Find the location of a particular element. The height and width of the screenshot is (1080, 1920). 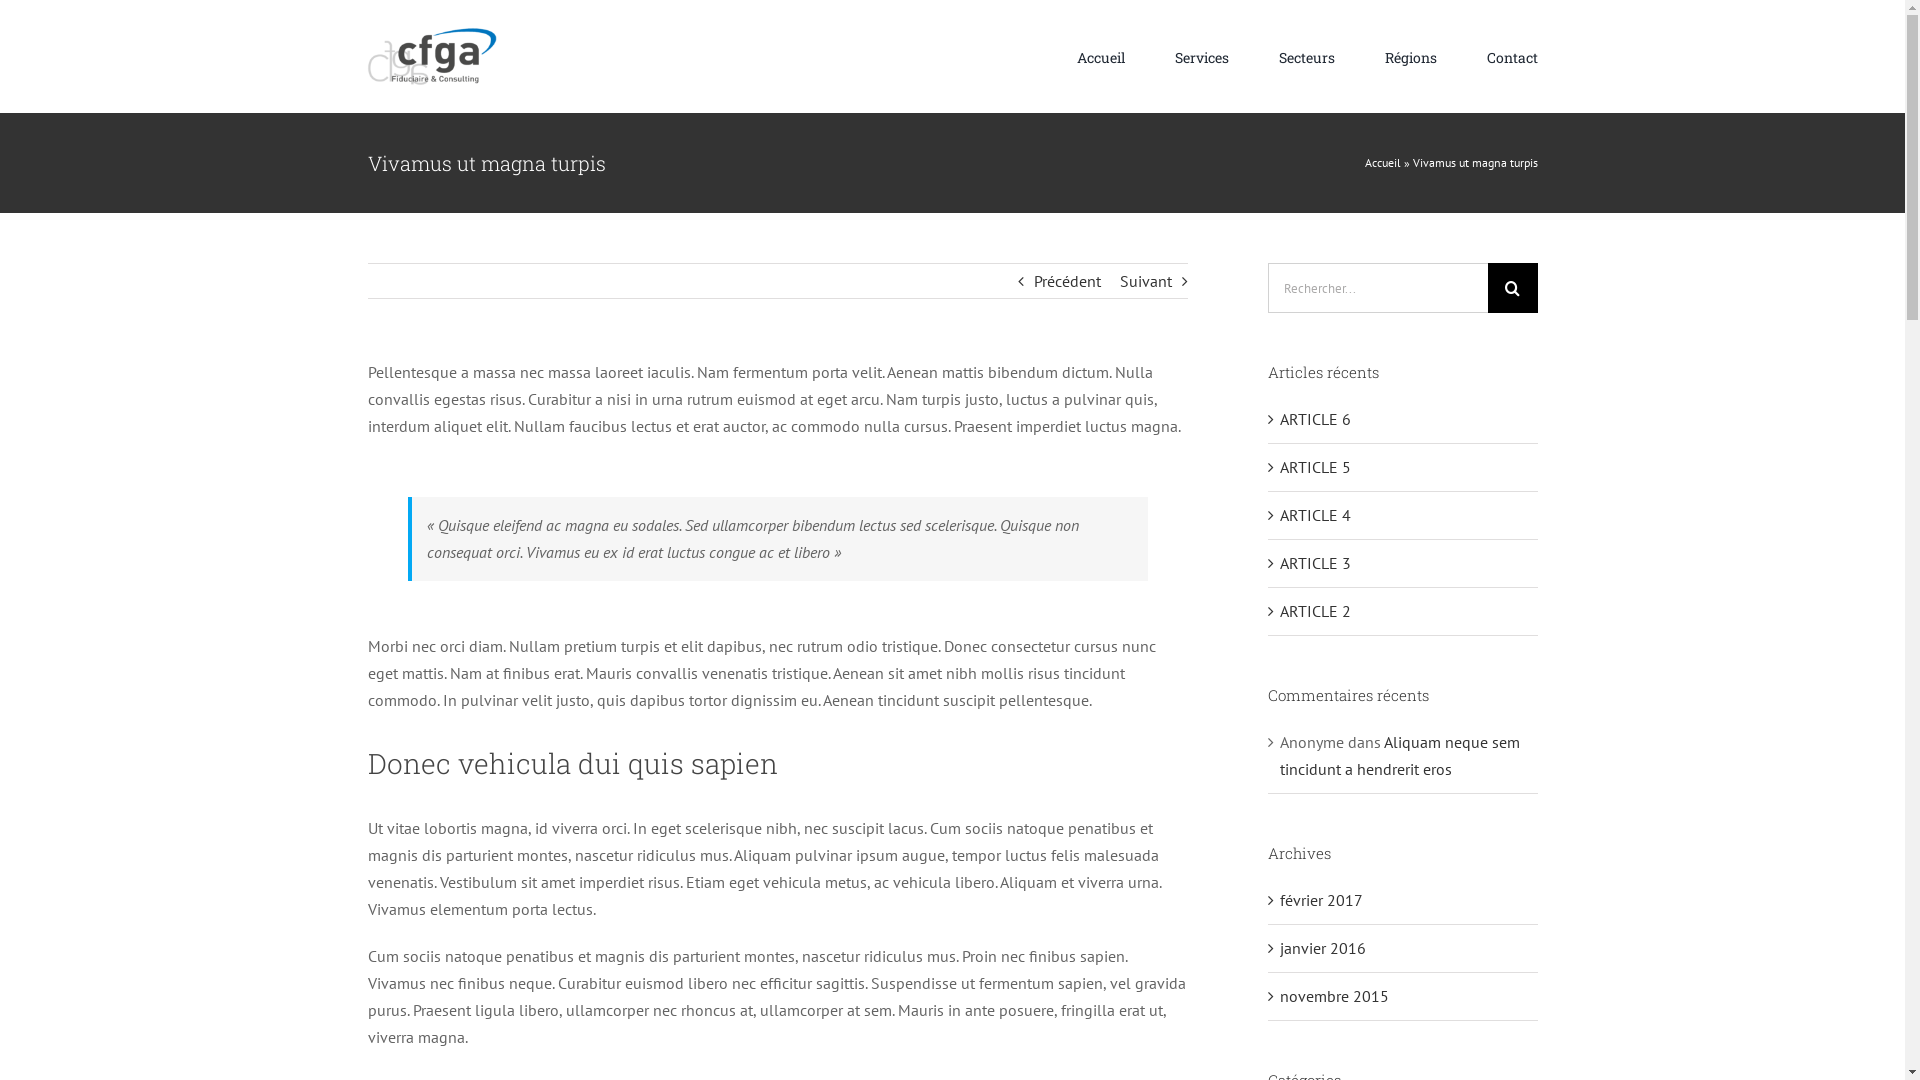

'ARTICLE 2' is located at coordinates (1315, 609).